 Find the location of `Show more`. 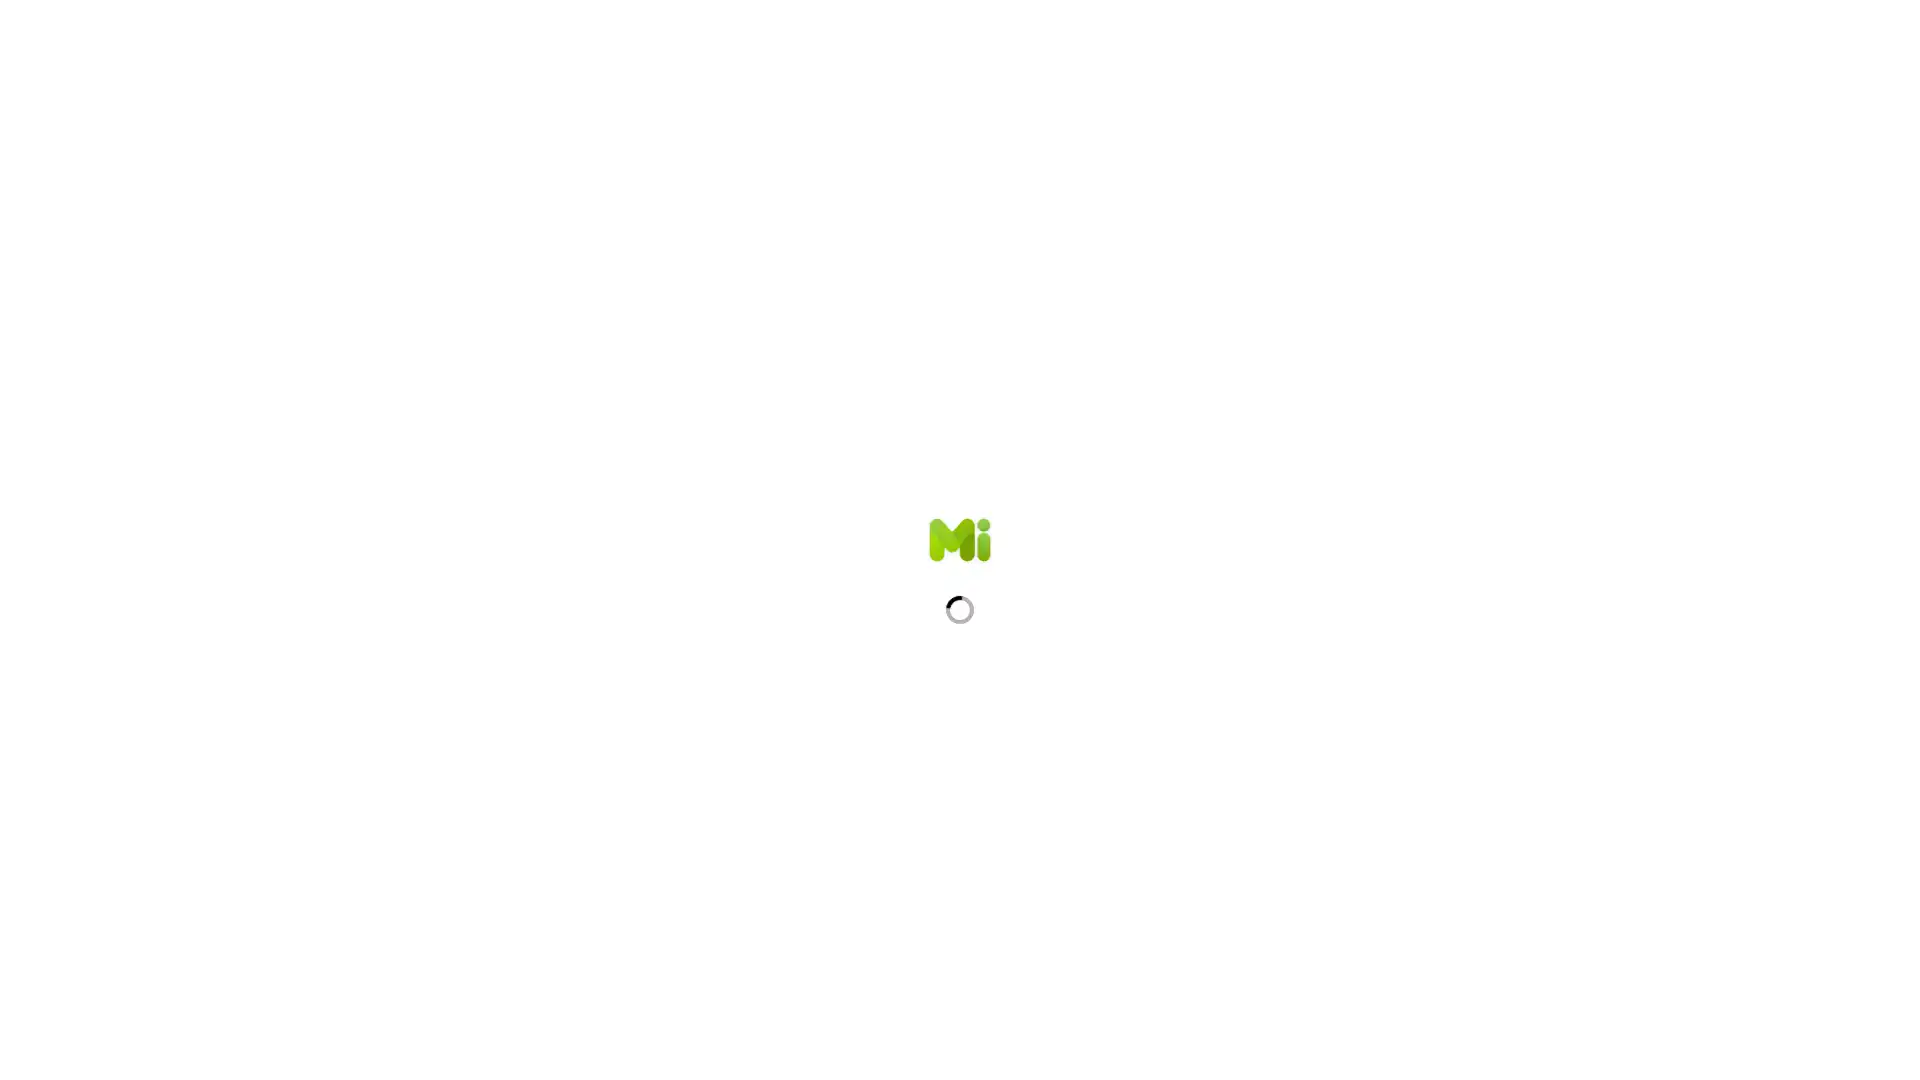

Show more is located at coordinates (1245, 322).